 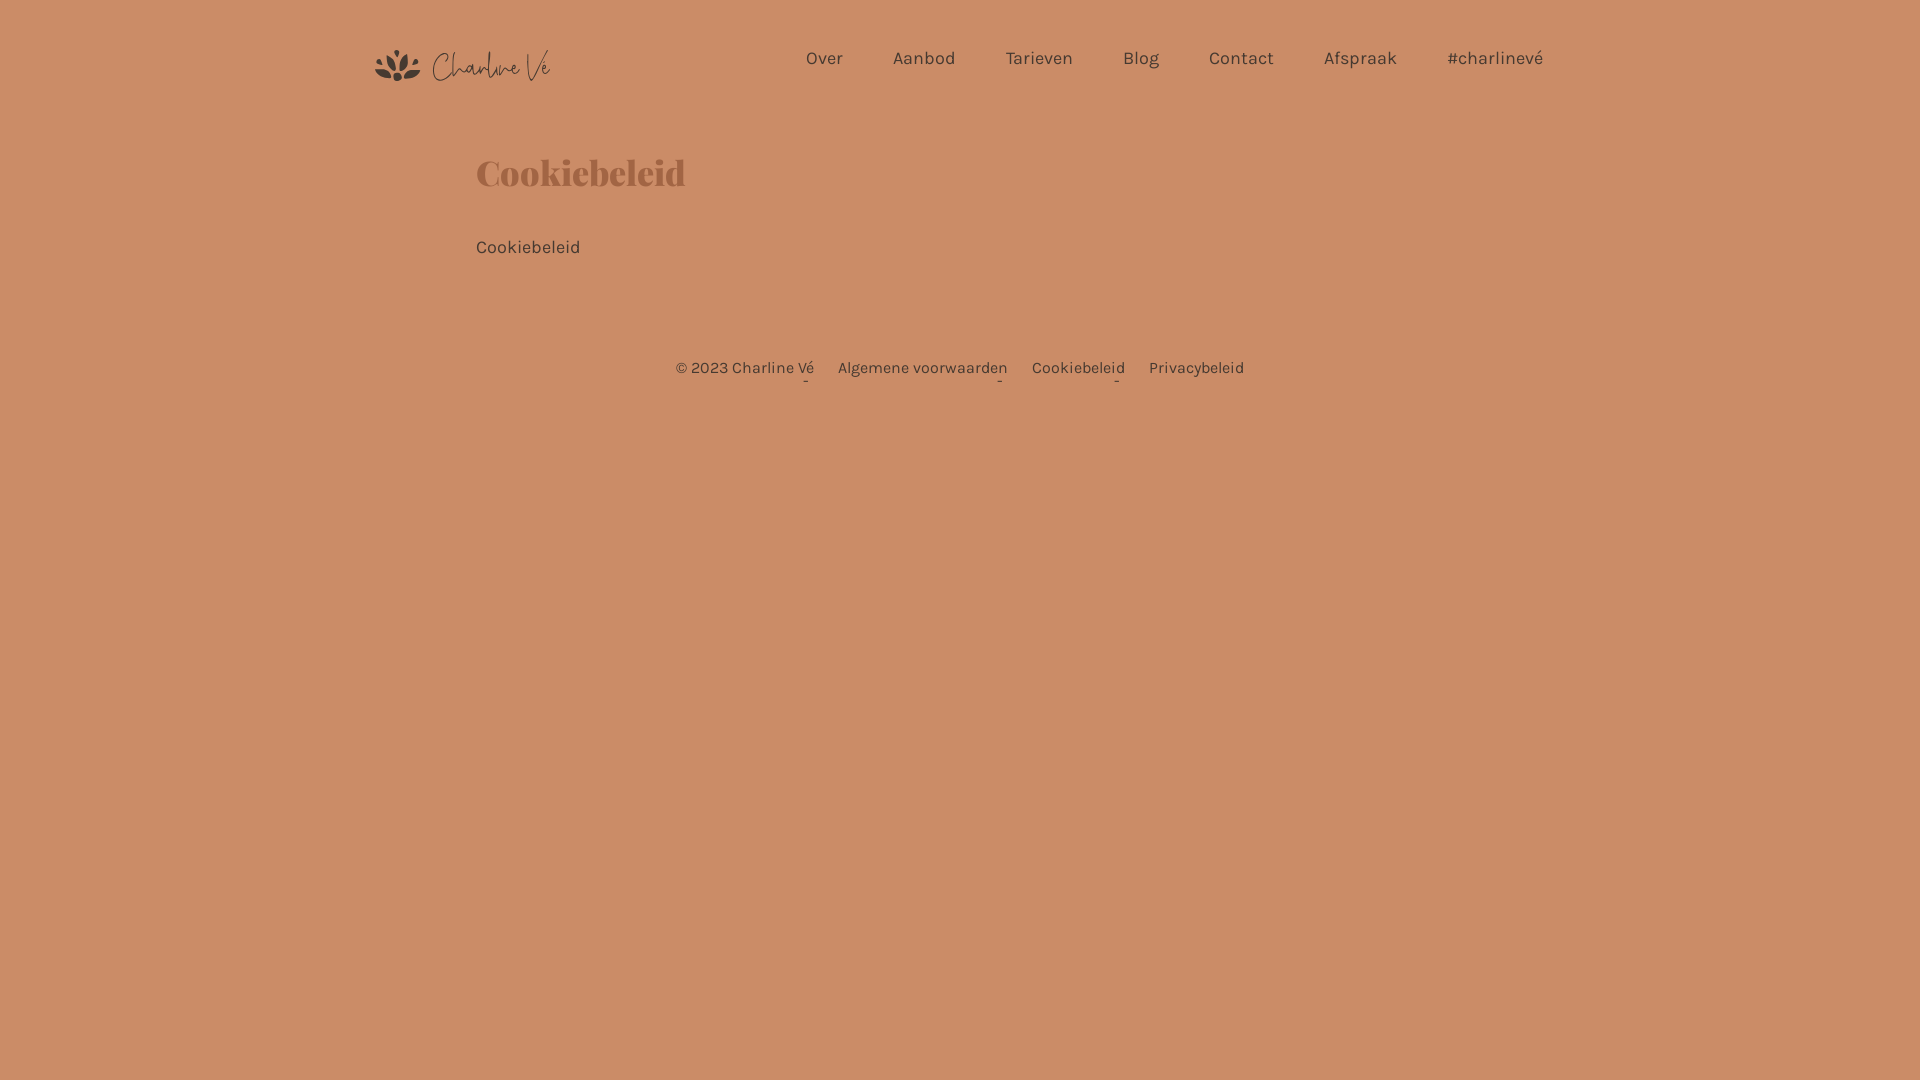 I want to click on 'Algemene voorwaarden', so click(x=921, y=367).